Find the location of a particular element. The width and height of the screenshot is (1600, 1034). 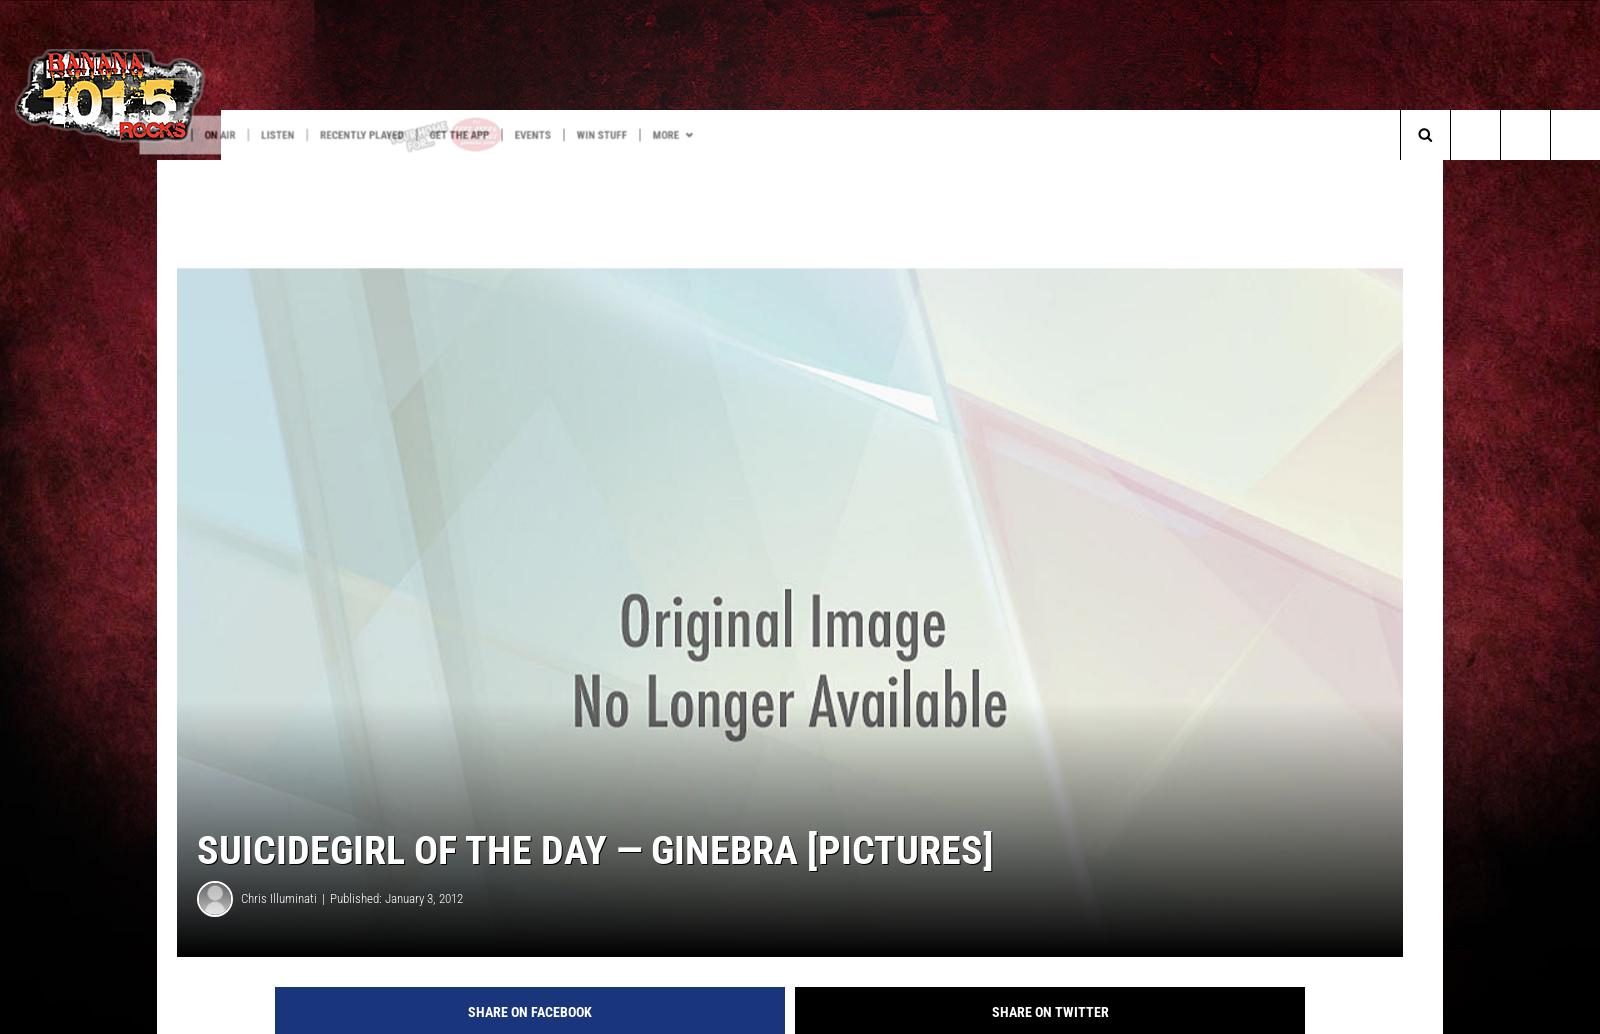

'$500 Target Gift Card' is located at coordinates (123, 175).